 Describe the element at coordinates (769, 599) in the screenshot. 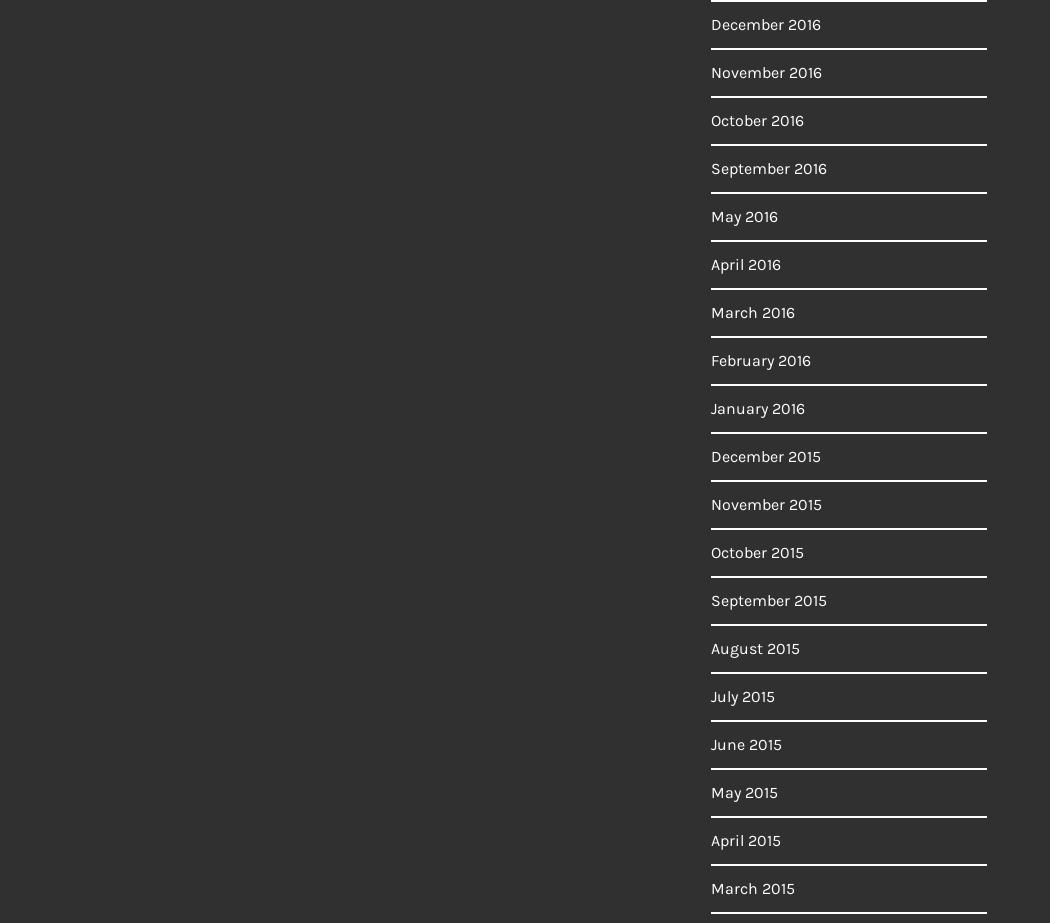

I see `'September 2015'` at that location.